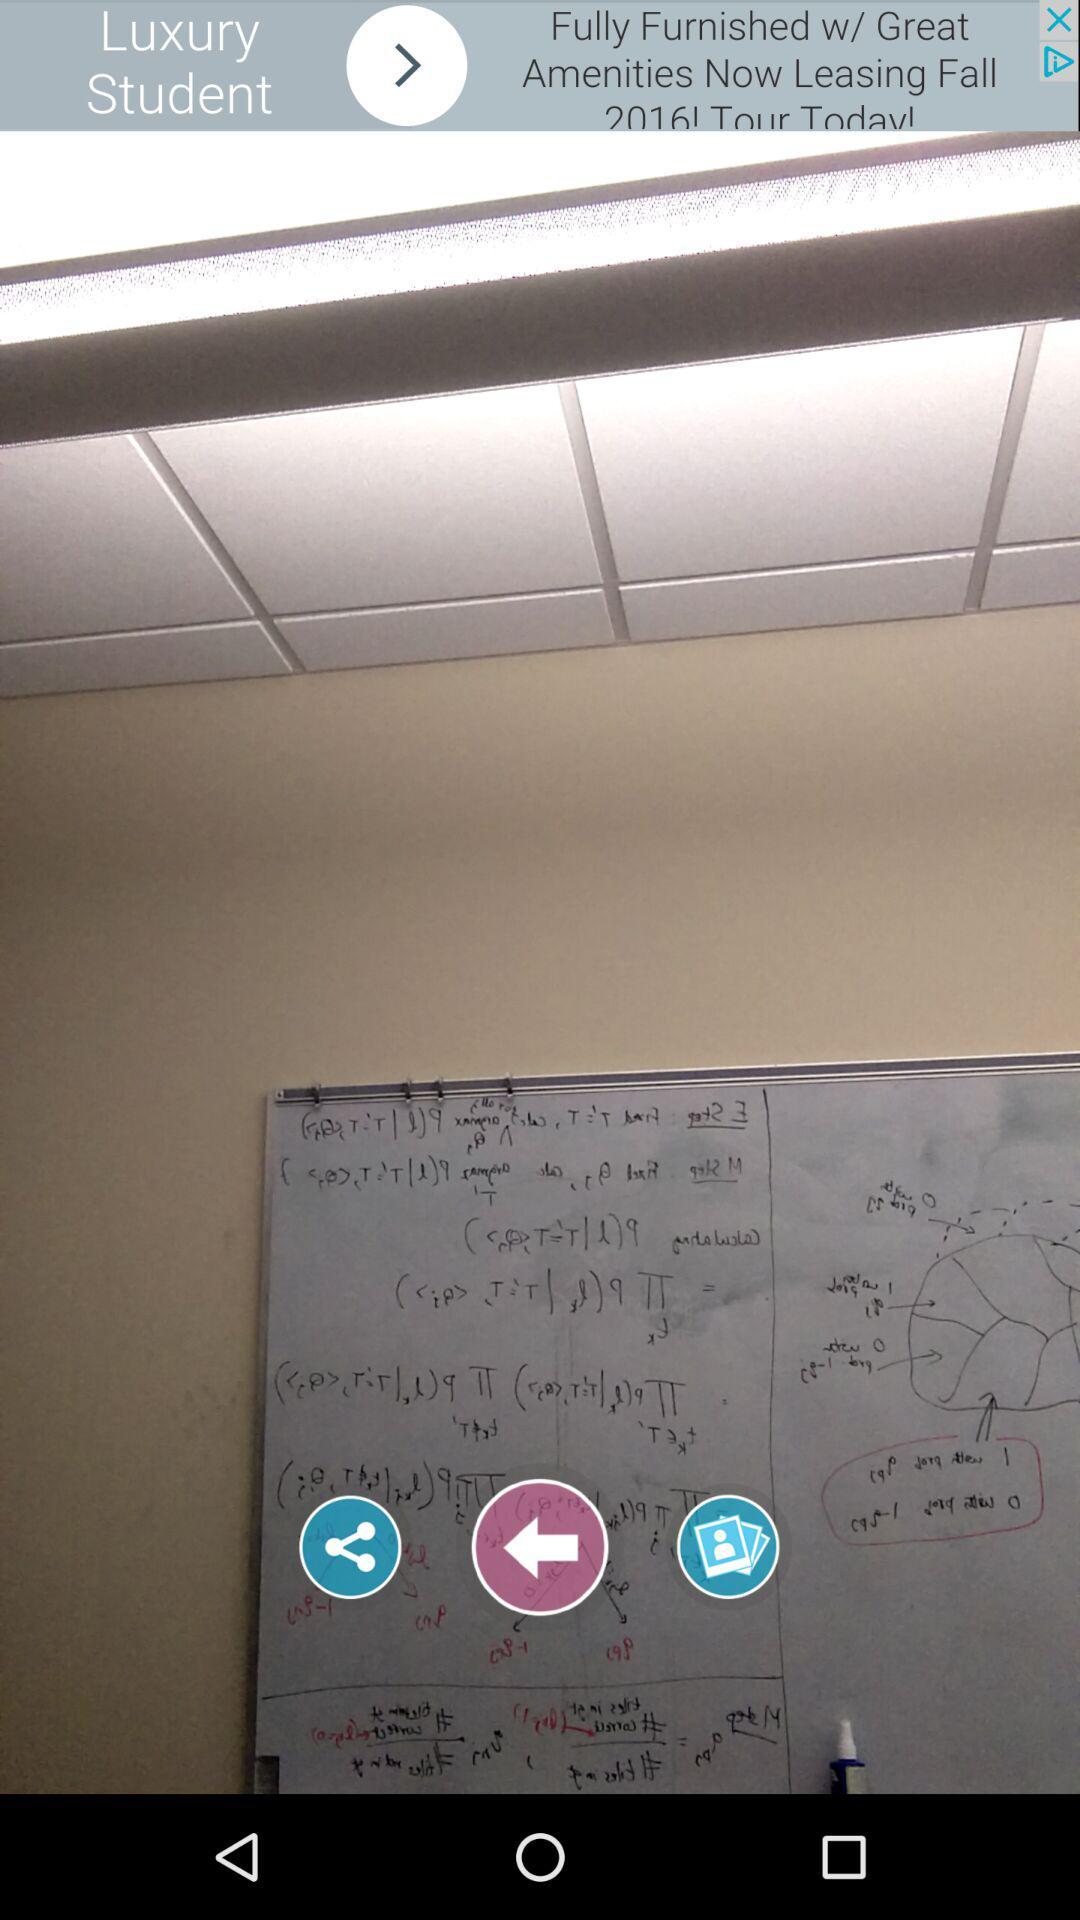 This screenshot has width=1080, height=1920. Describe the element at coordinates (538, 65) in the screenshot. I see `the advertisement` at that location.